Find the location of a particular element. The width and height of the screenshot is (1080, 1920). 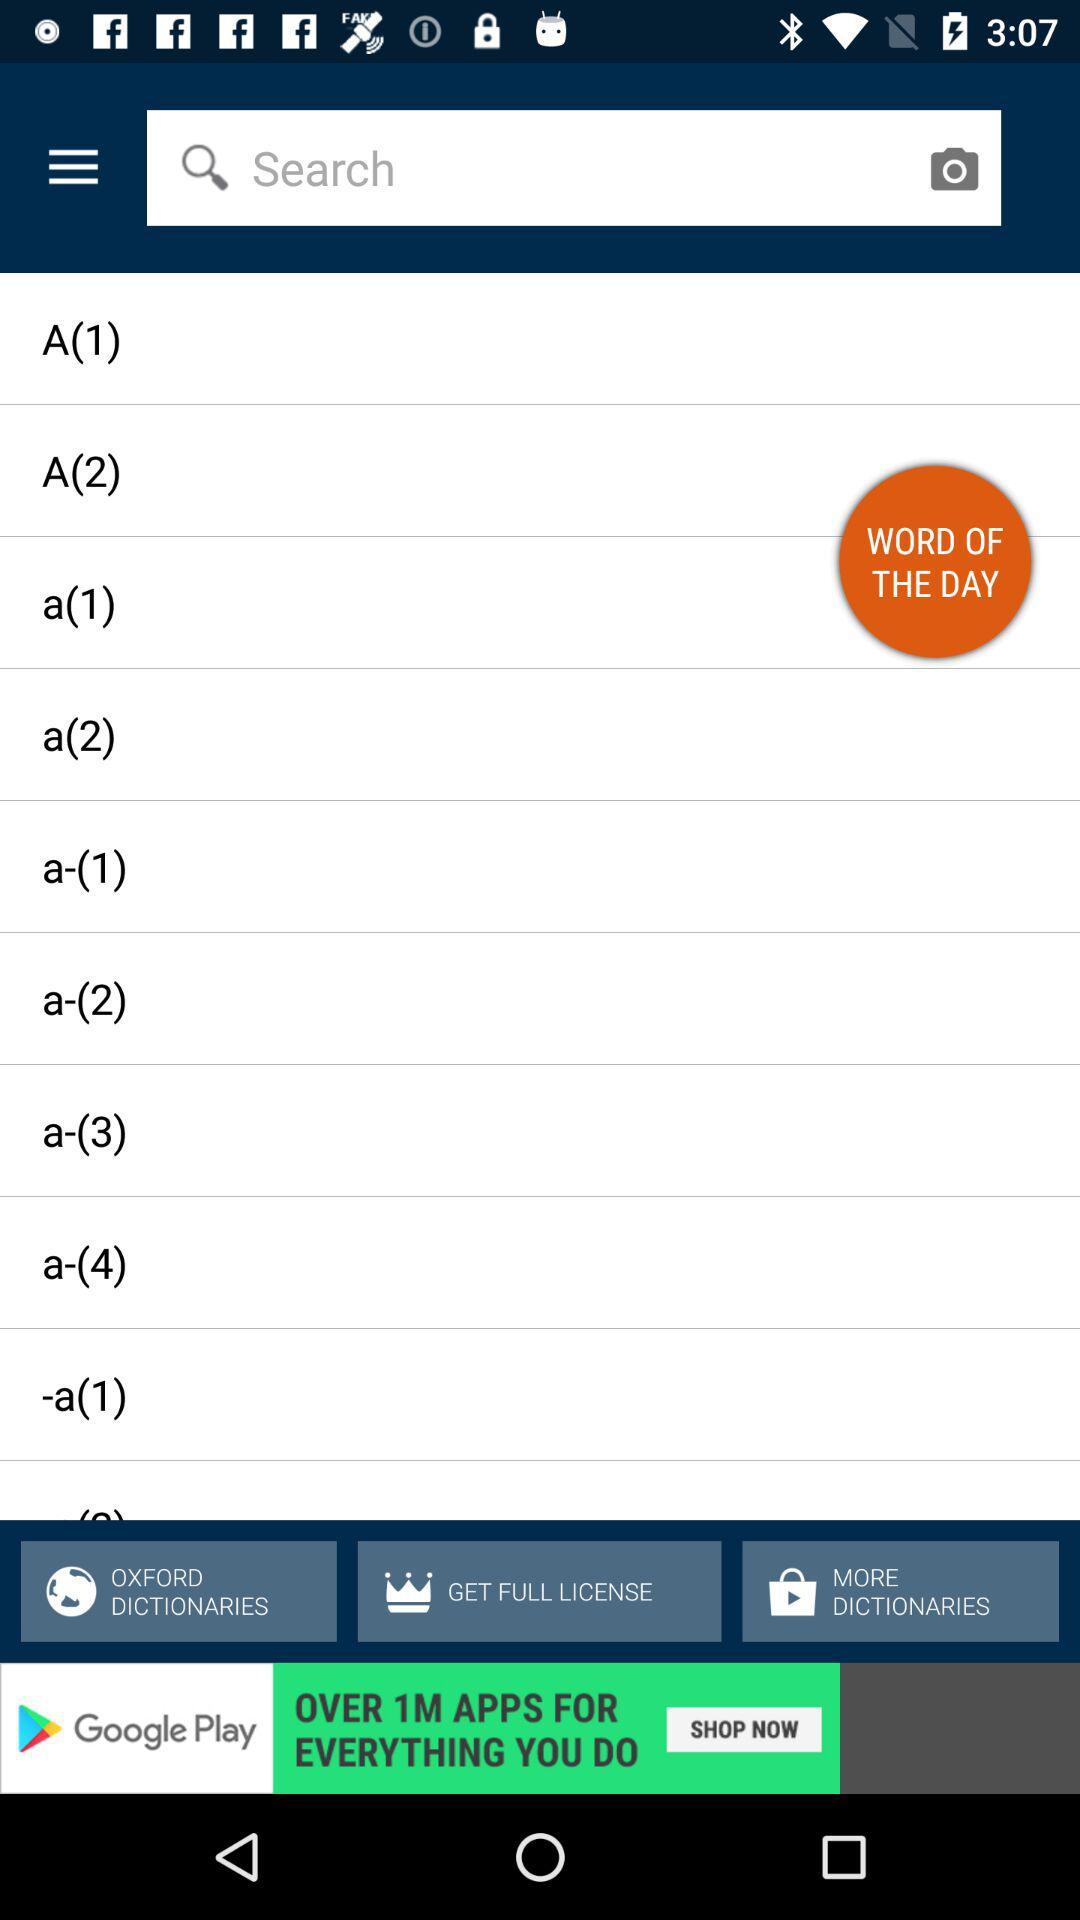

take a picture is located at coordinates (952, 168).